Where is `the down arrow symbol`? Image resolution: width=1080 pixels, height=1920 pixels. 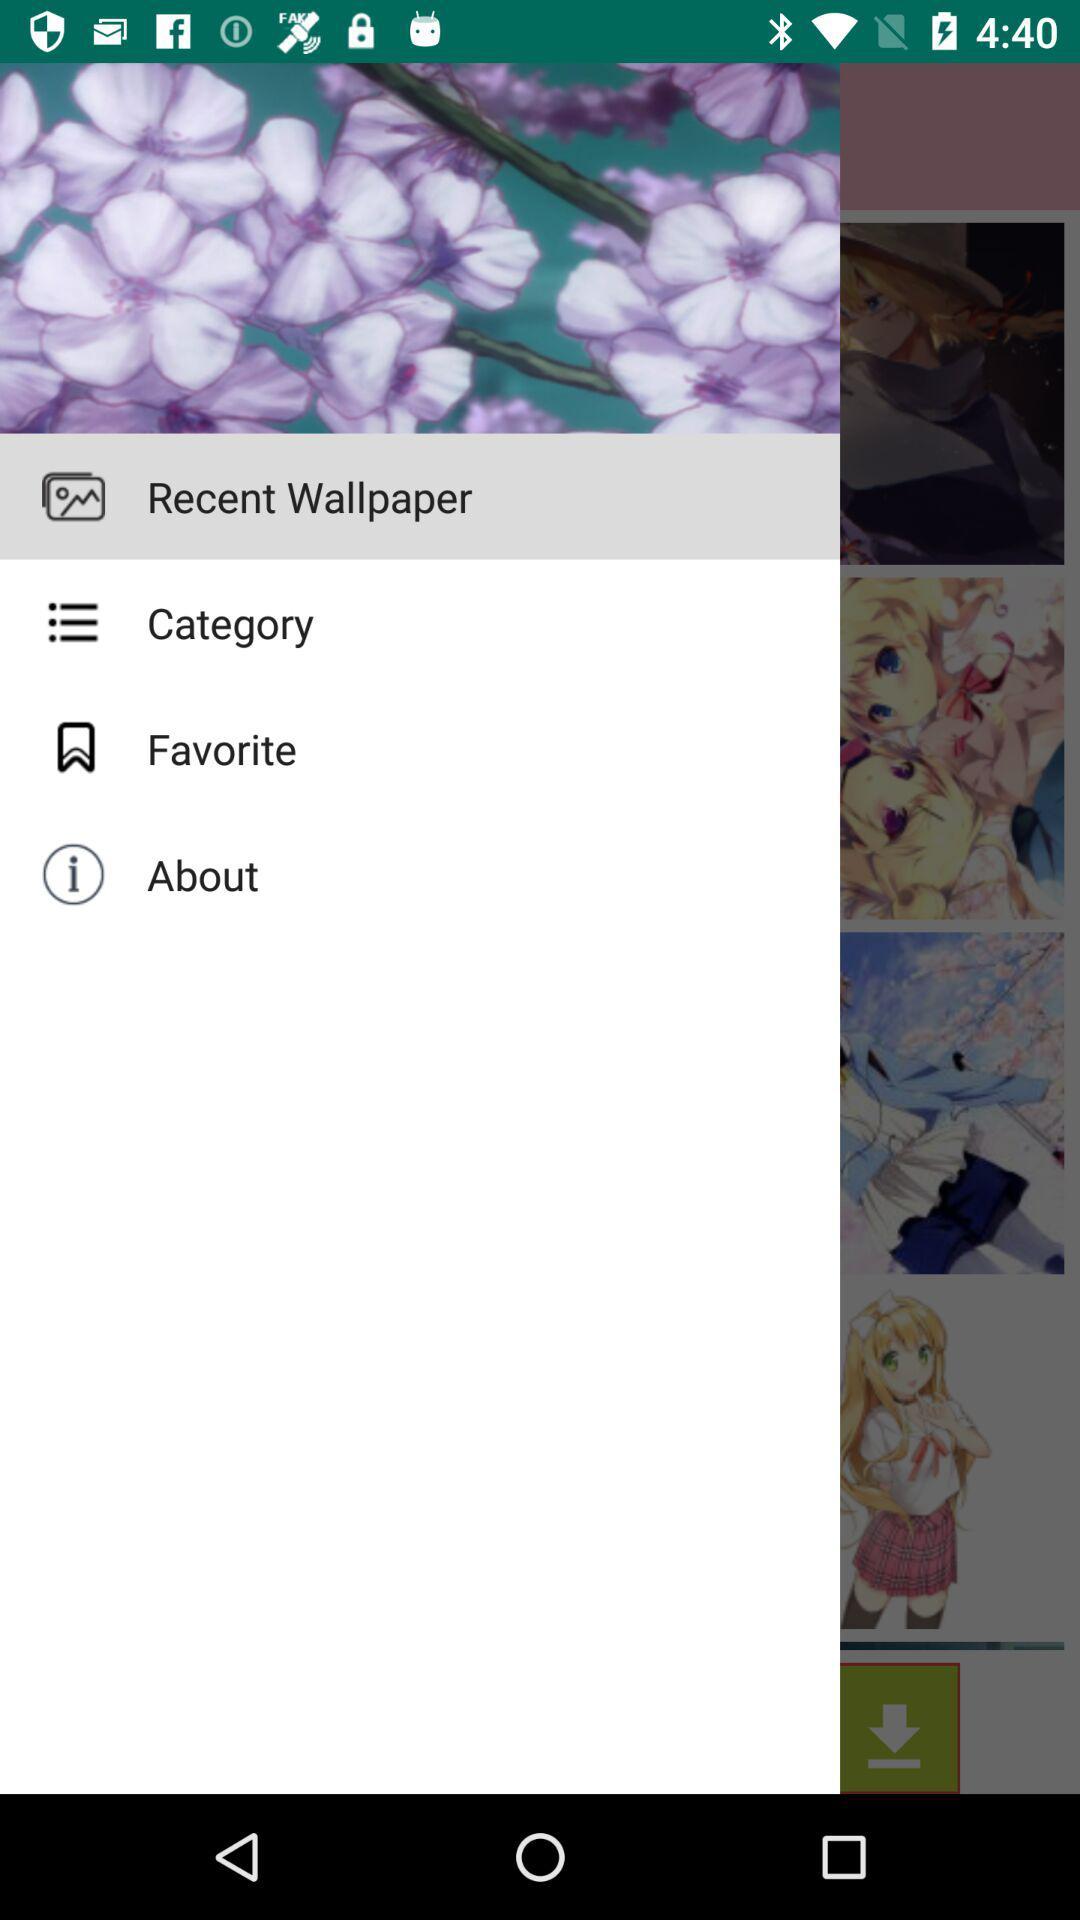
the down arrow symbol is located at coordinates (419, 497).